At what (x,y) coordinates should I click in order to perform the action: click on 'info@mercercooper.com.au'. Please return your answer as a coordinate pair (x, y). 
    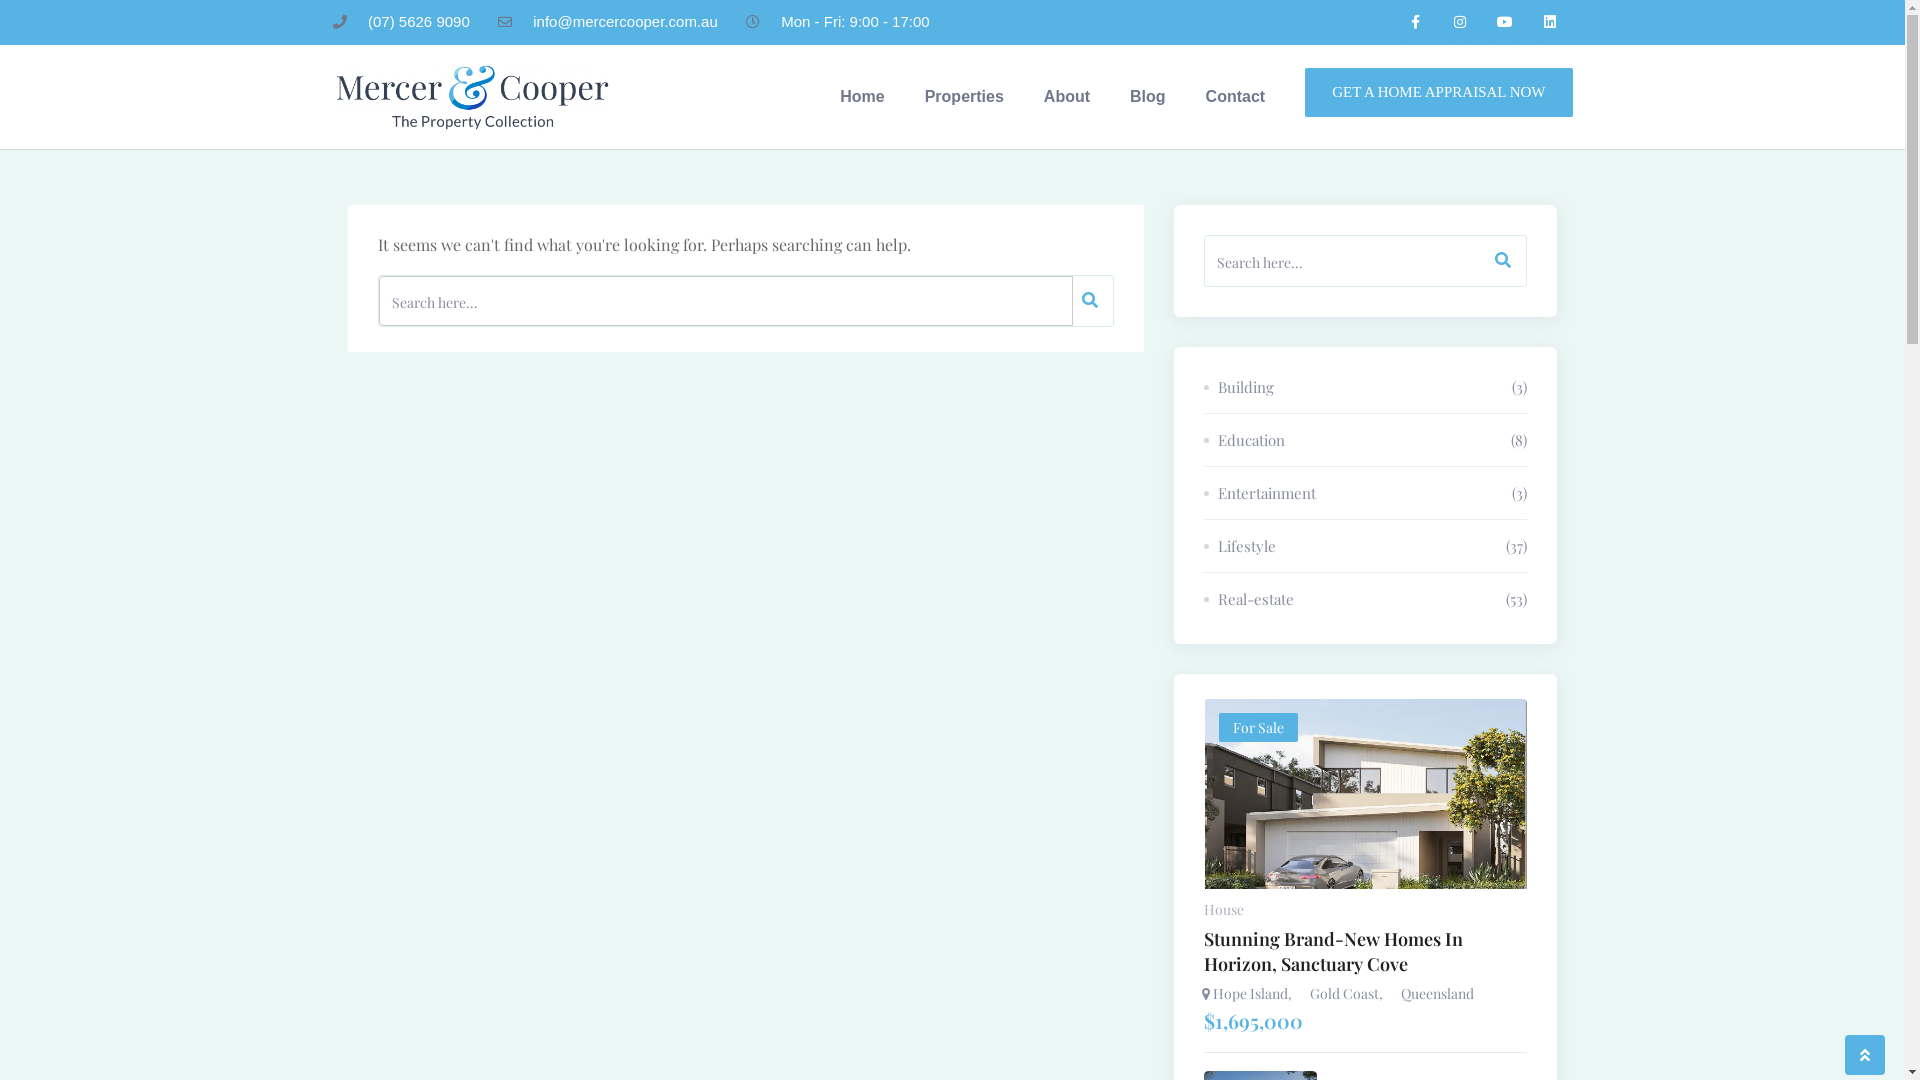
    Looking at the image, I should click on (498, 22).